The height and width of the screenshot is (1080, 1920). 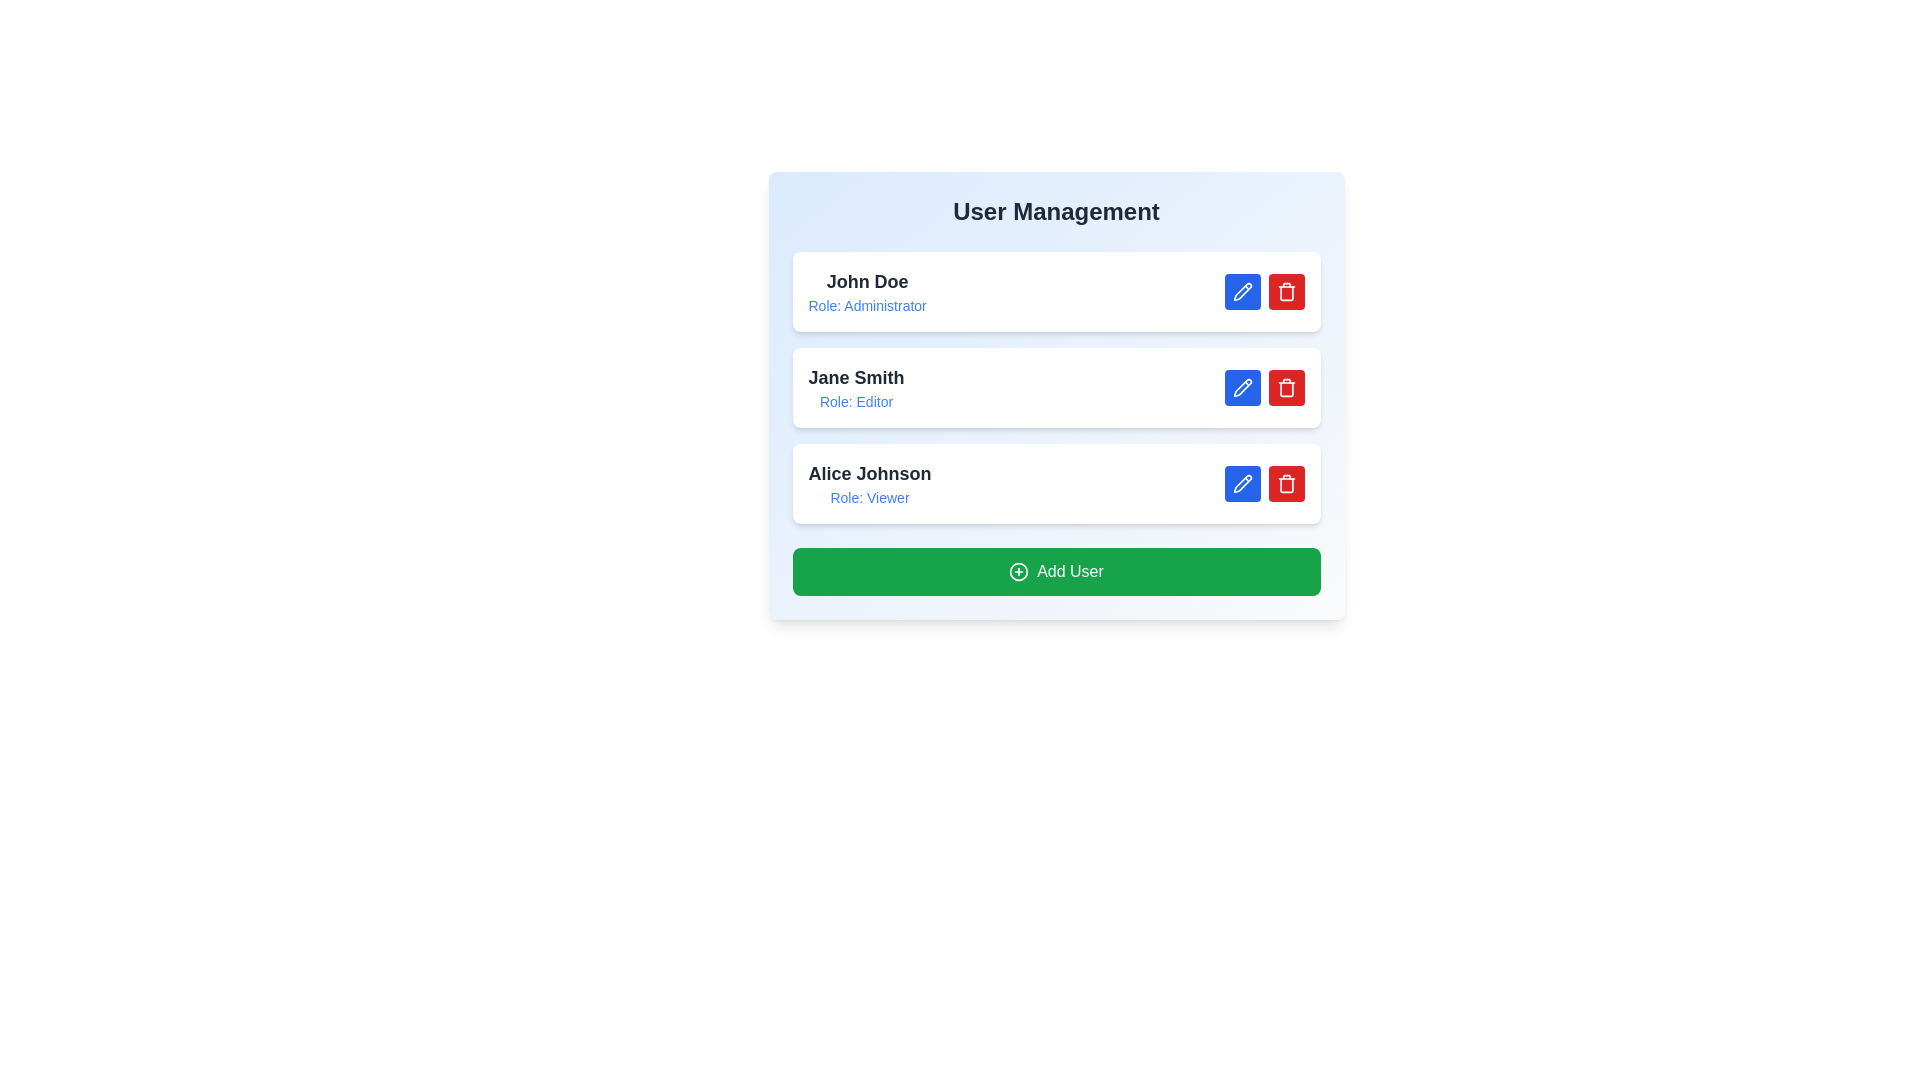 I want to click on the 'Add User' button to add a new user, so click(x=1055, y=571).